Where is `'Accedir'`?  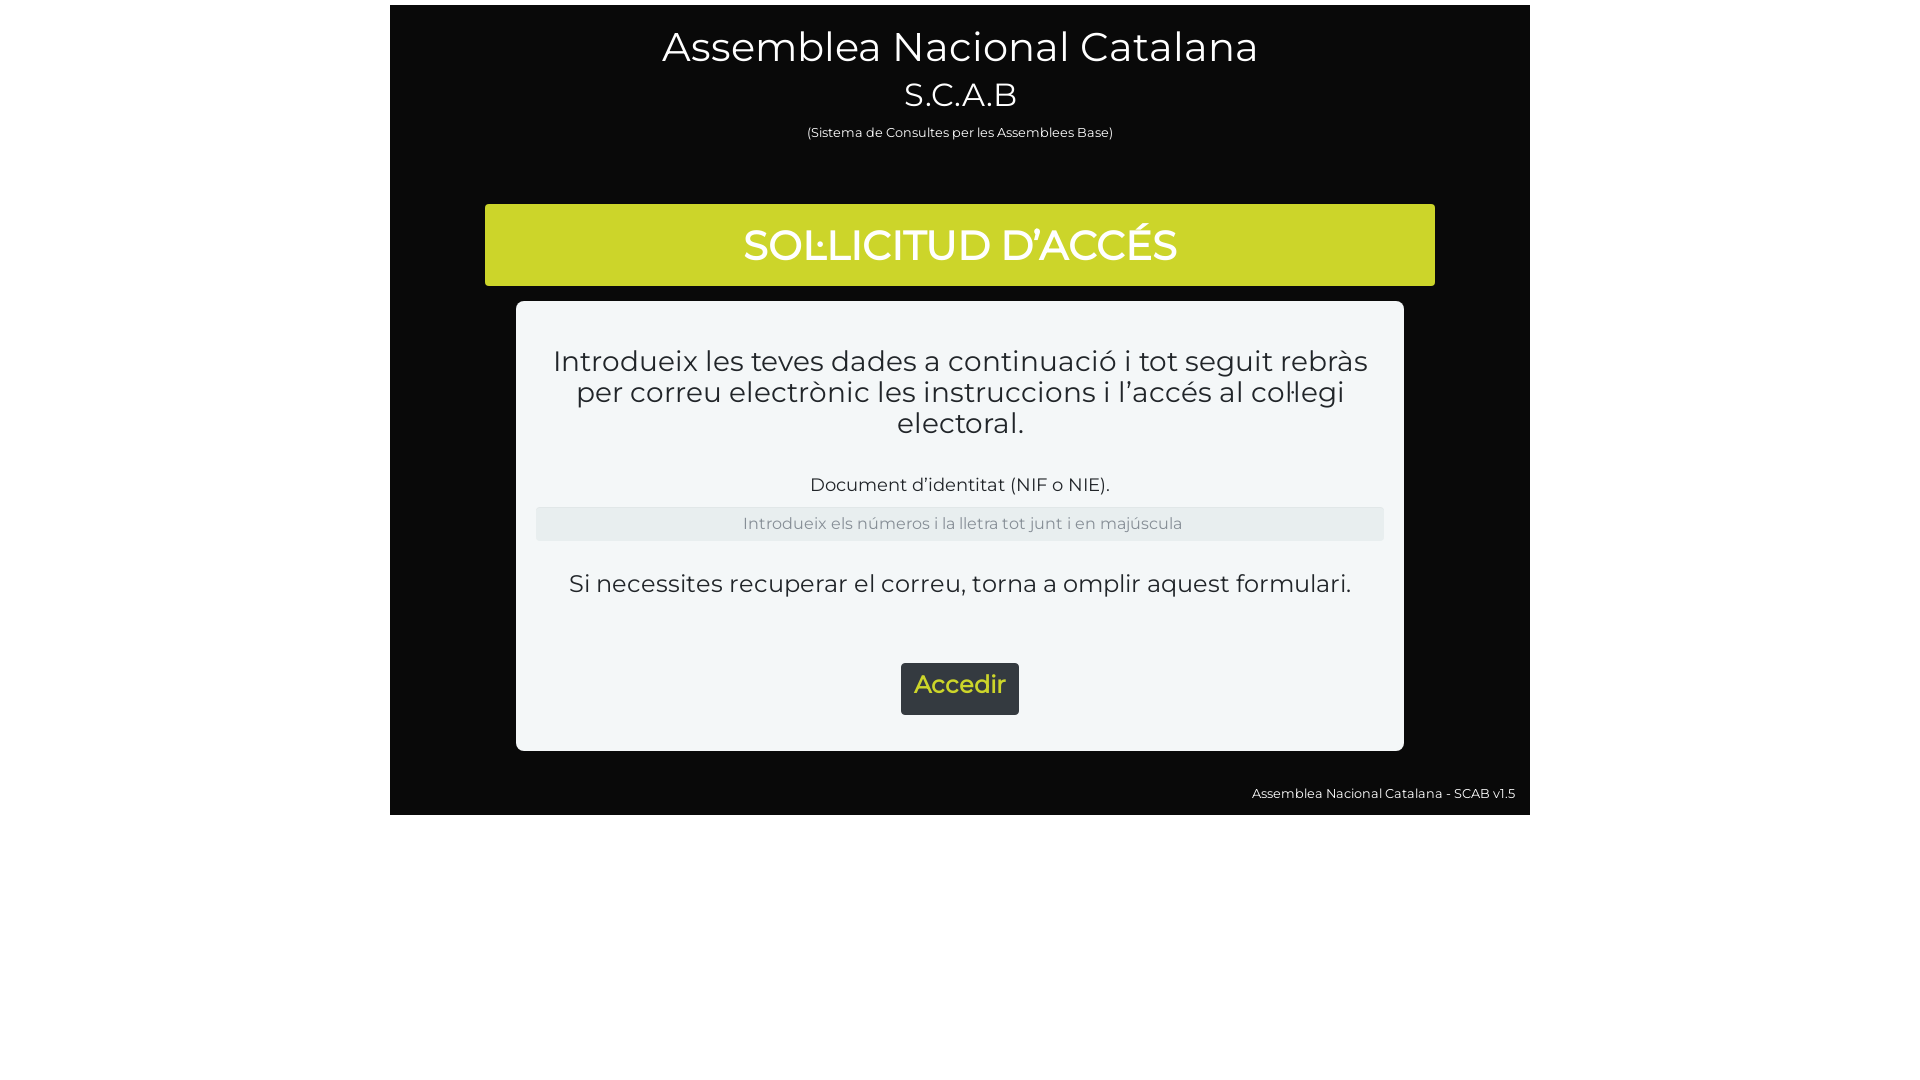
'Accedir' is located at coordinates (900, 688).